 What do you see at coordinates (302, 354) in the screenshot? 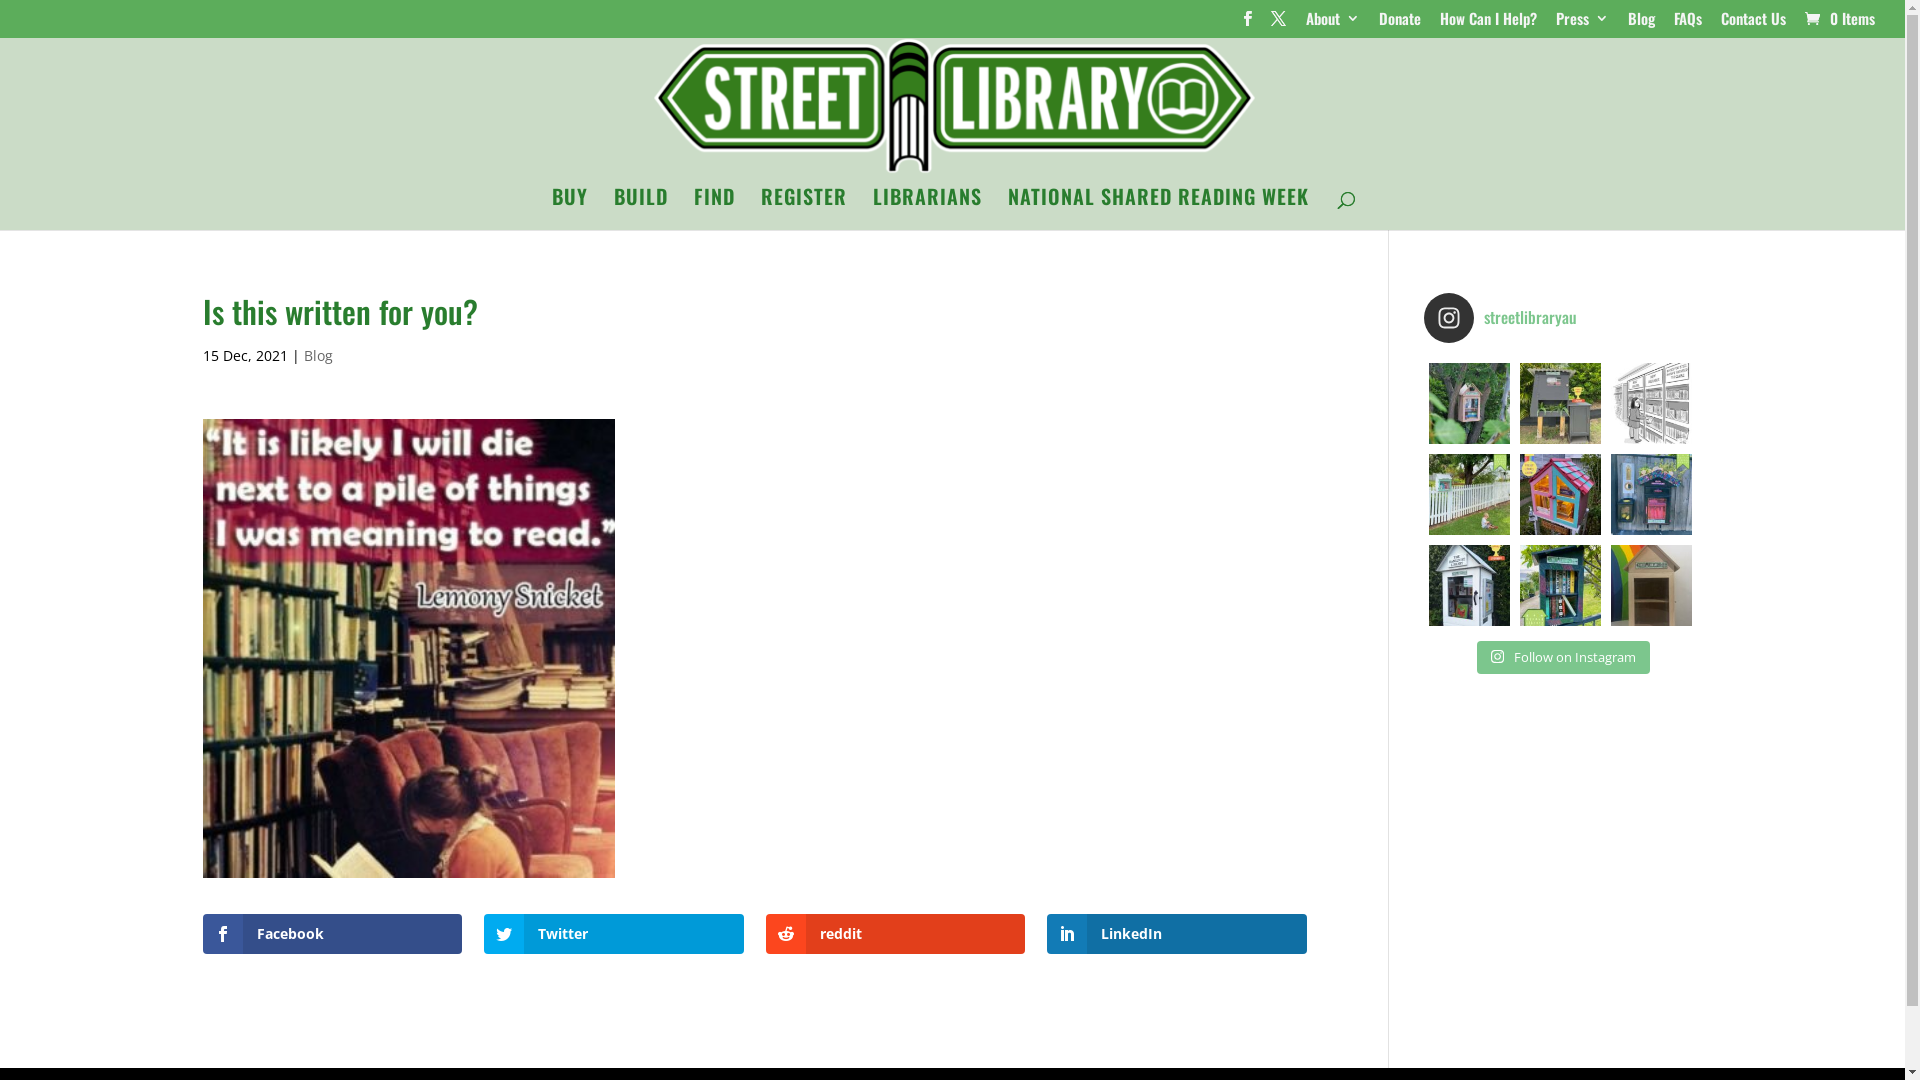
I see `'Blog'` at bounding box center [302, 354].